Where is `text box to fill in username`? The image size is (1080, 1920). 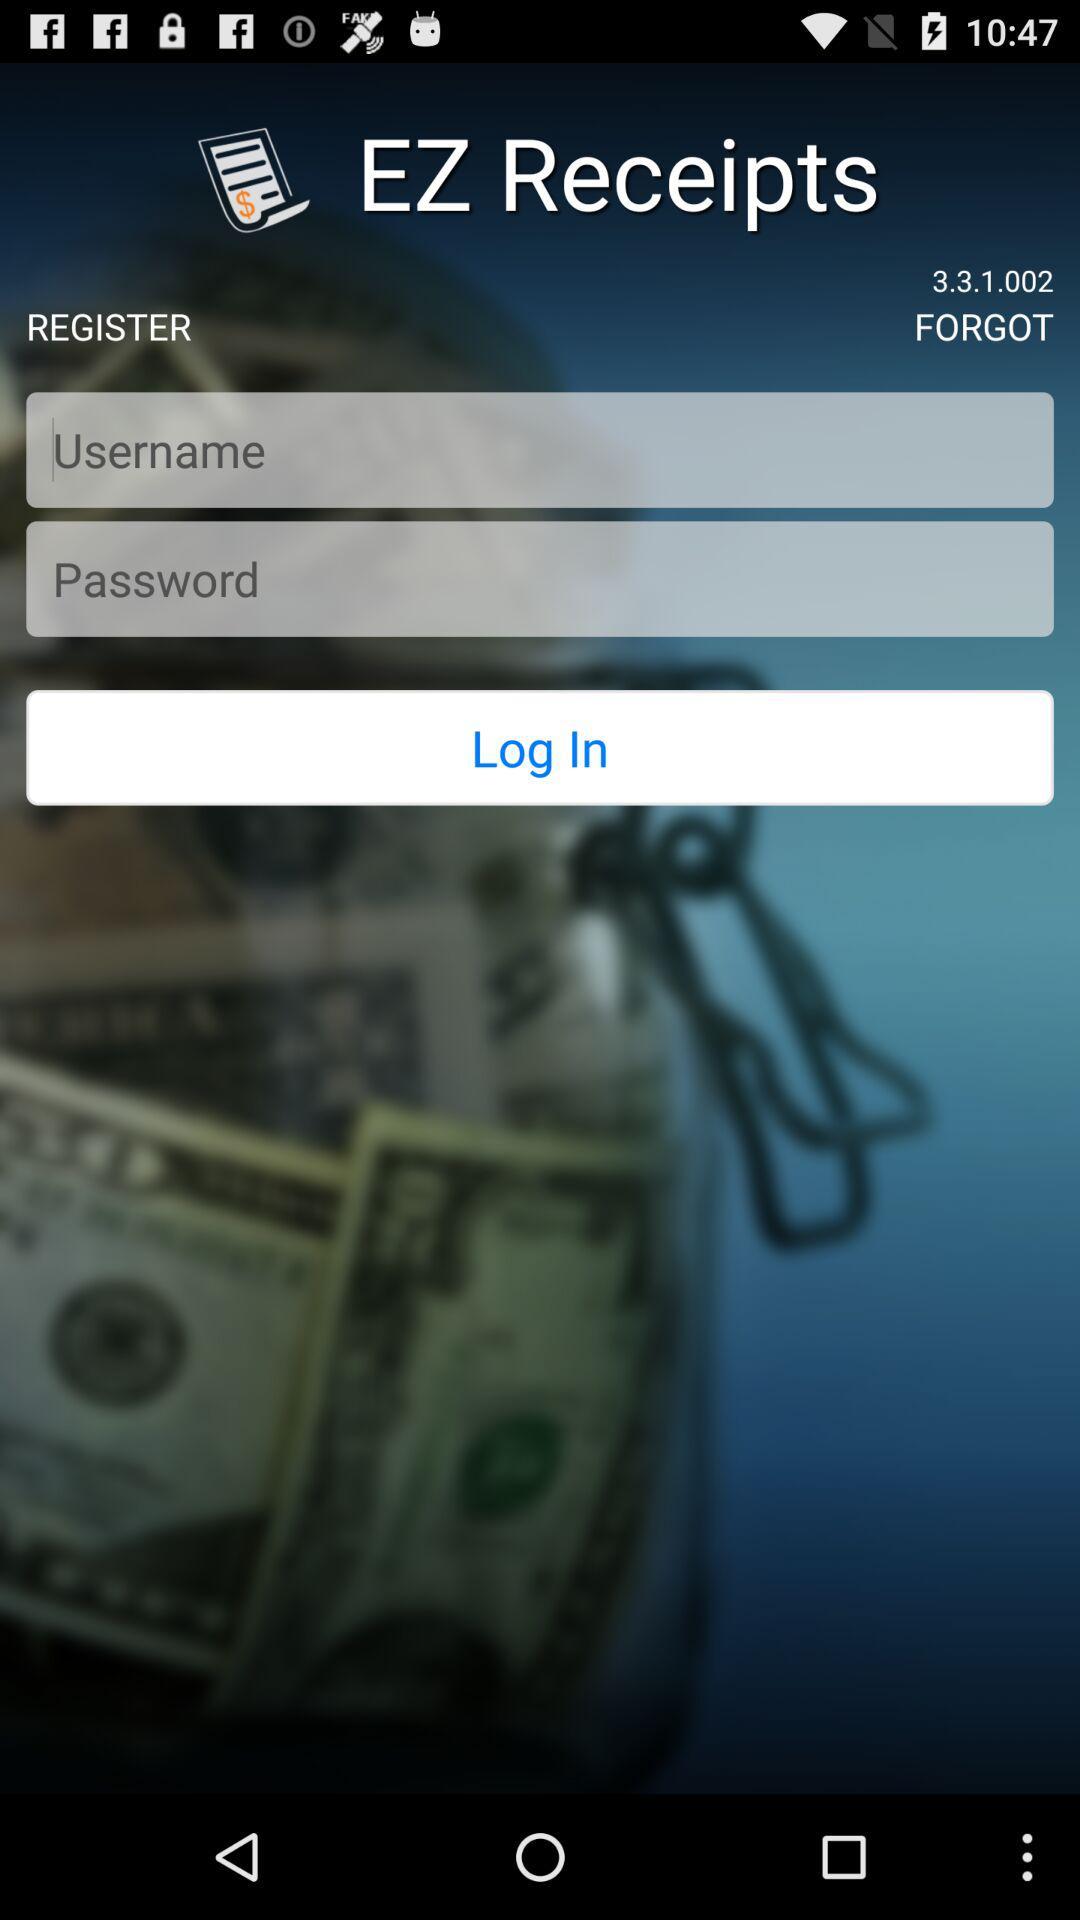 text box to fill in username is located at coordinates (540, 449).